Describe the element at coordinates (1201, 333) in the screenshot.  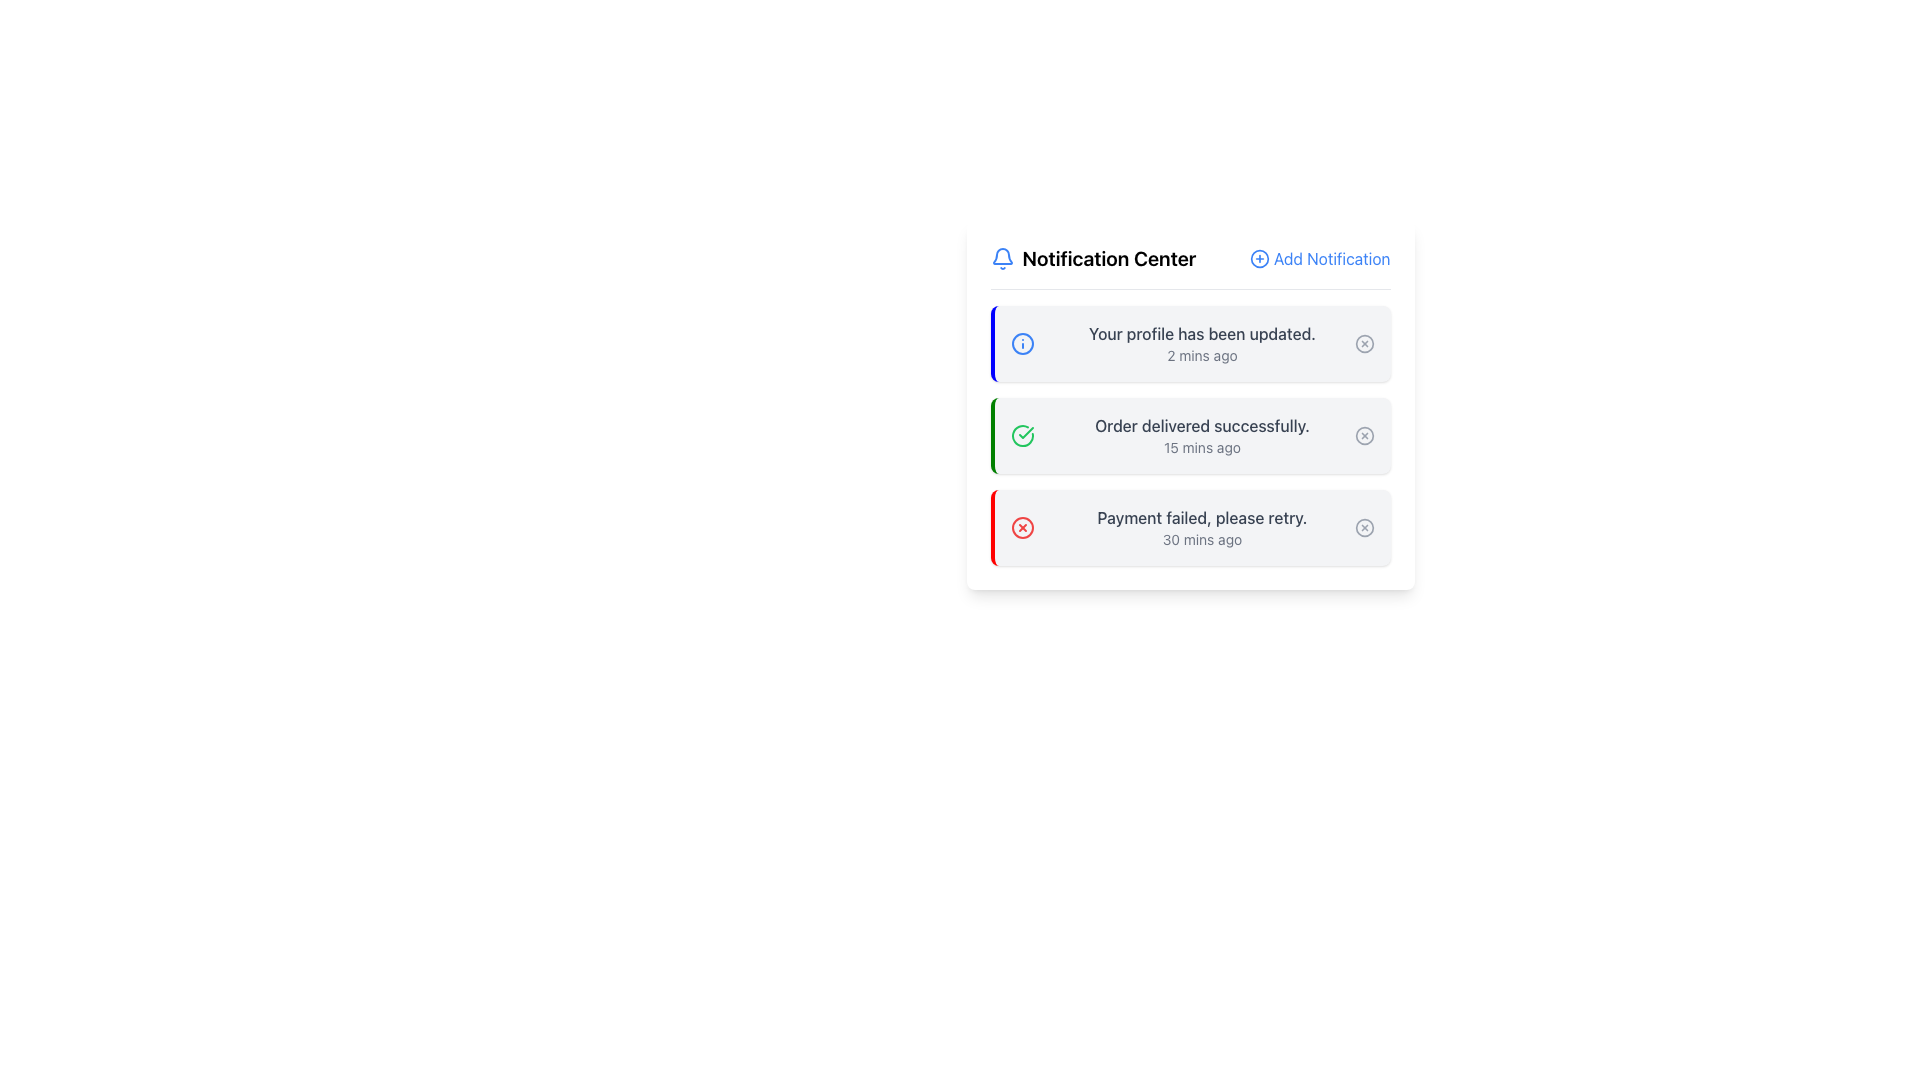
I see `the notification message indicating a successful profile update, which is outlined in blue and located above the timestamp and next to an informational icon` at that location.